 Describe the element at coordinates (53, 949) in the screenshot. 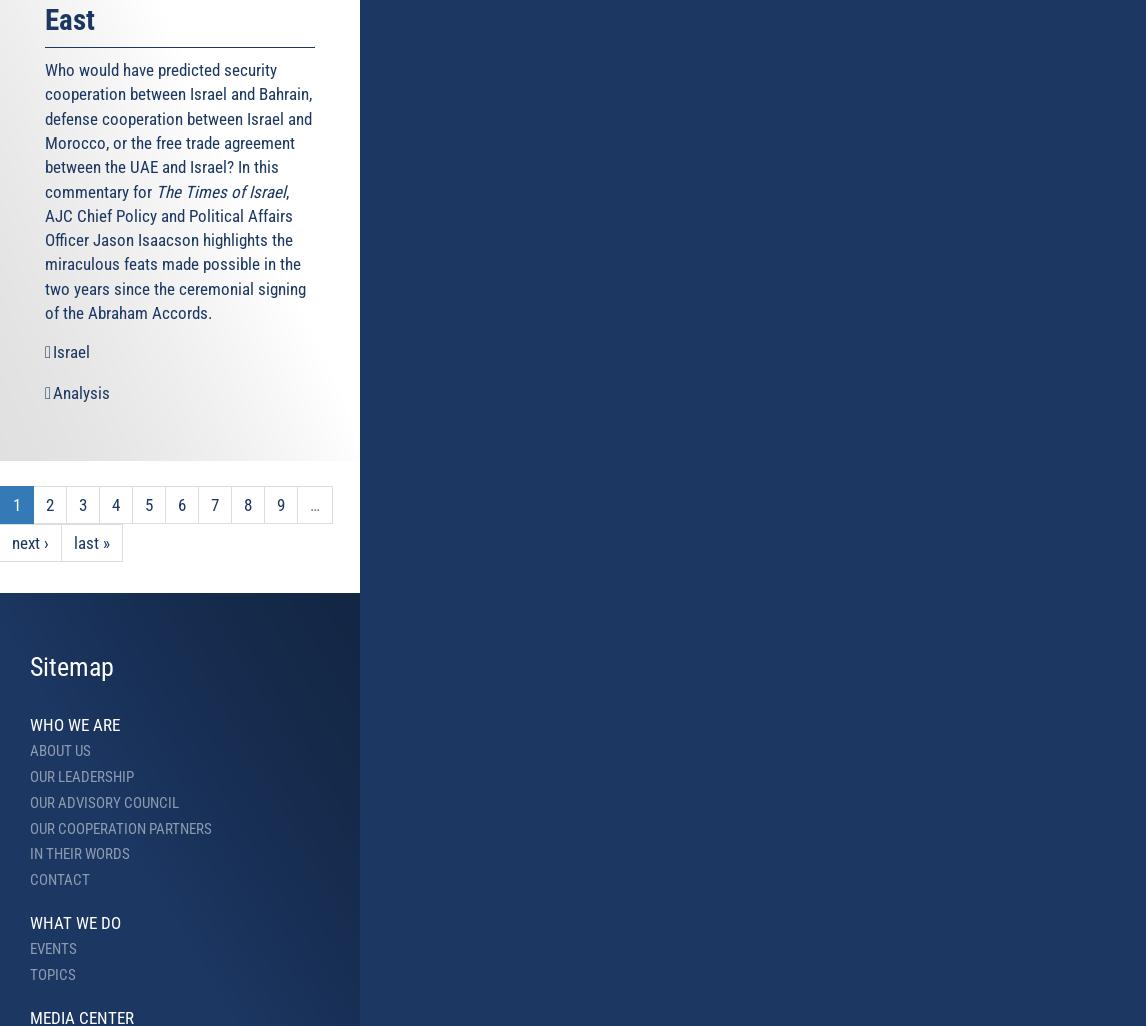

I see `'Events'` at that location.